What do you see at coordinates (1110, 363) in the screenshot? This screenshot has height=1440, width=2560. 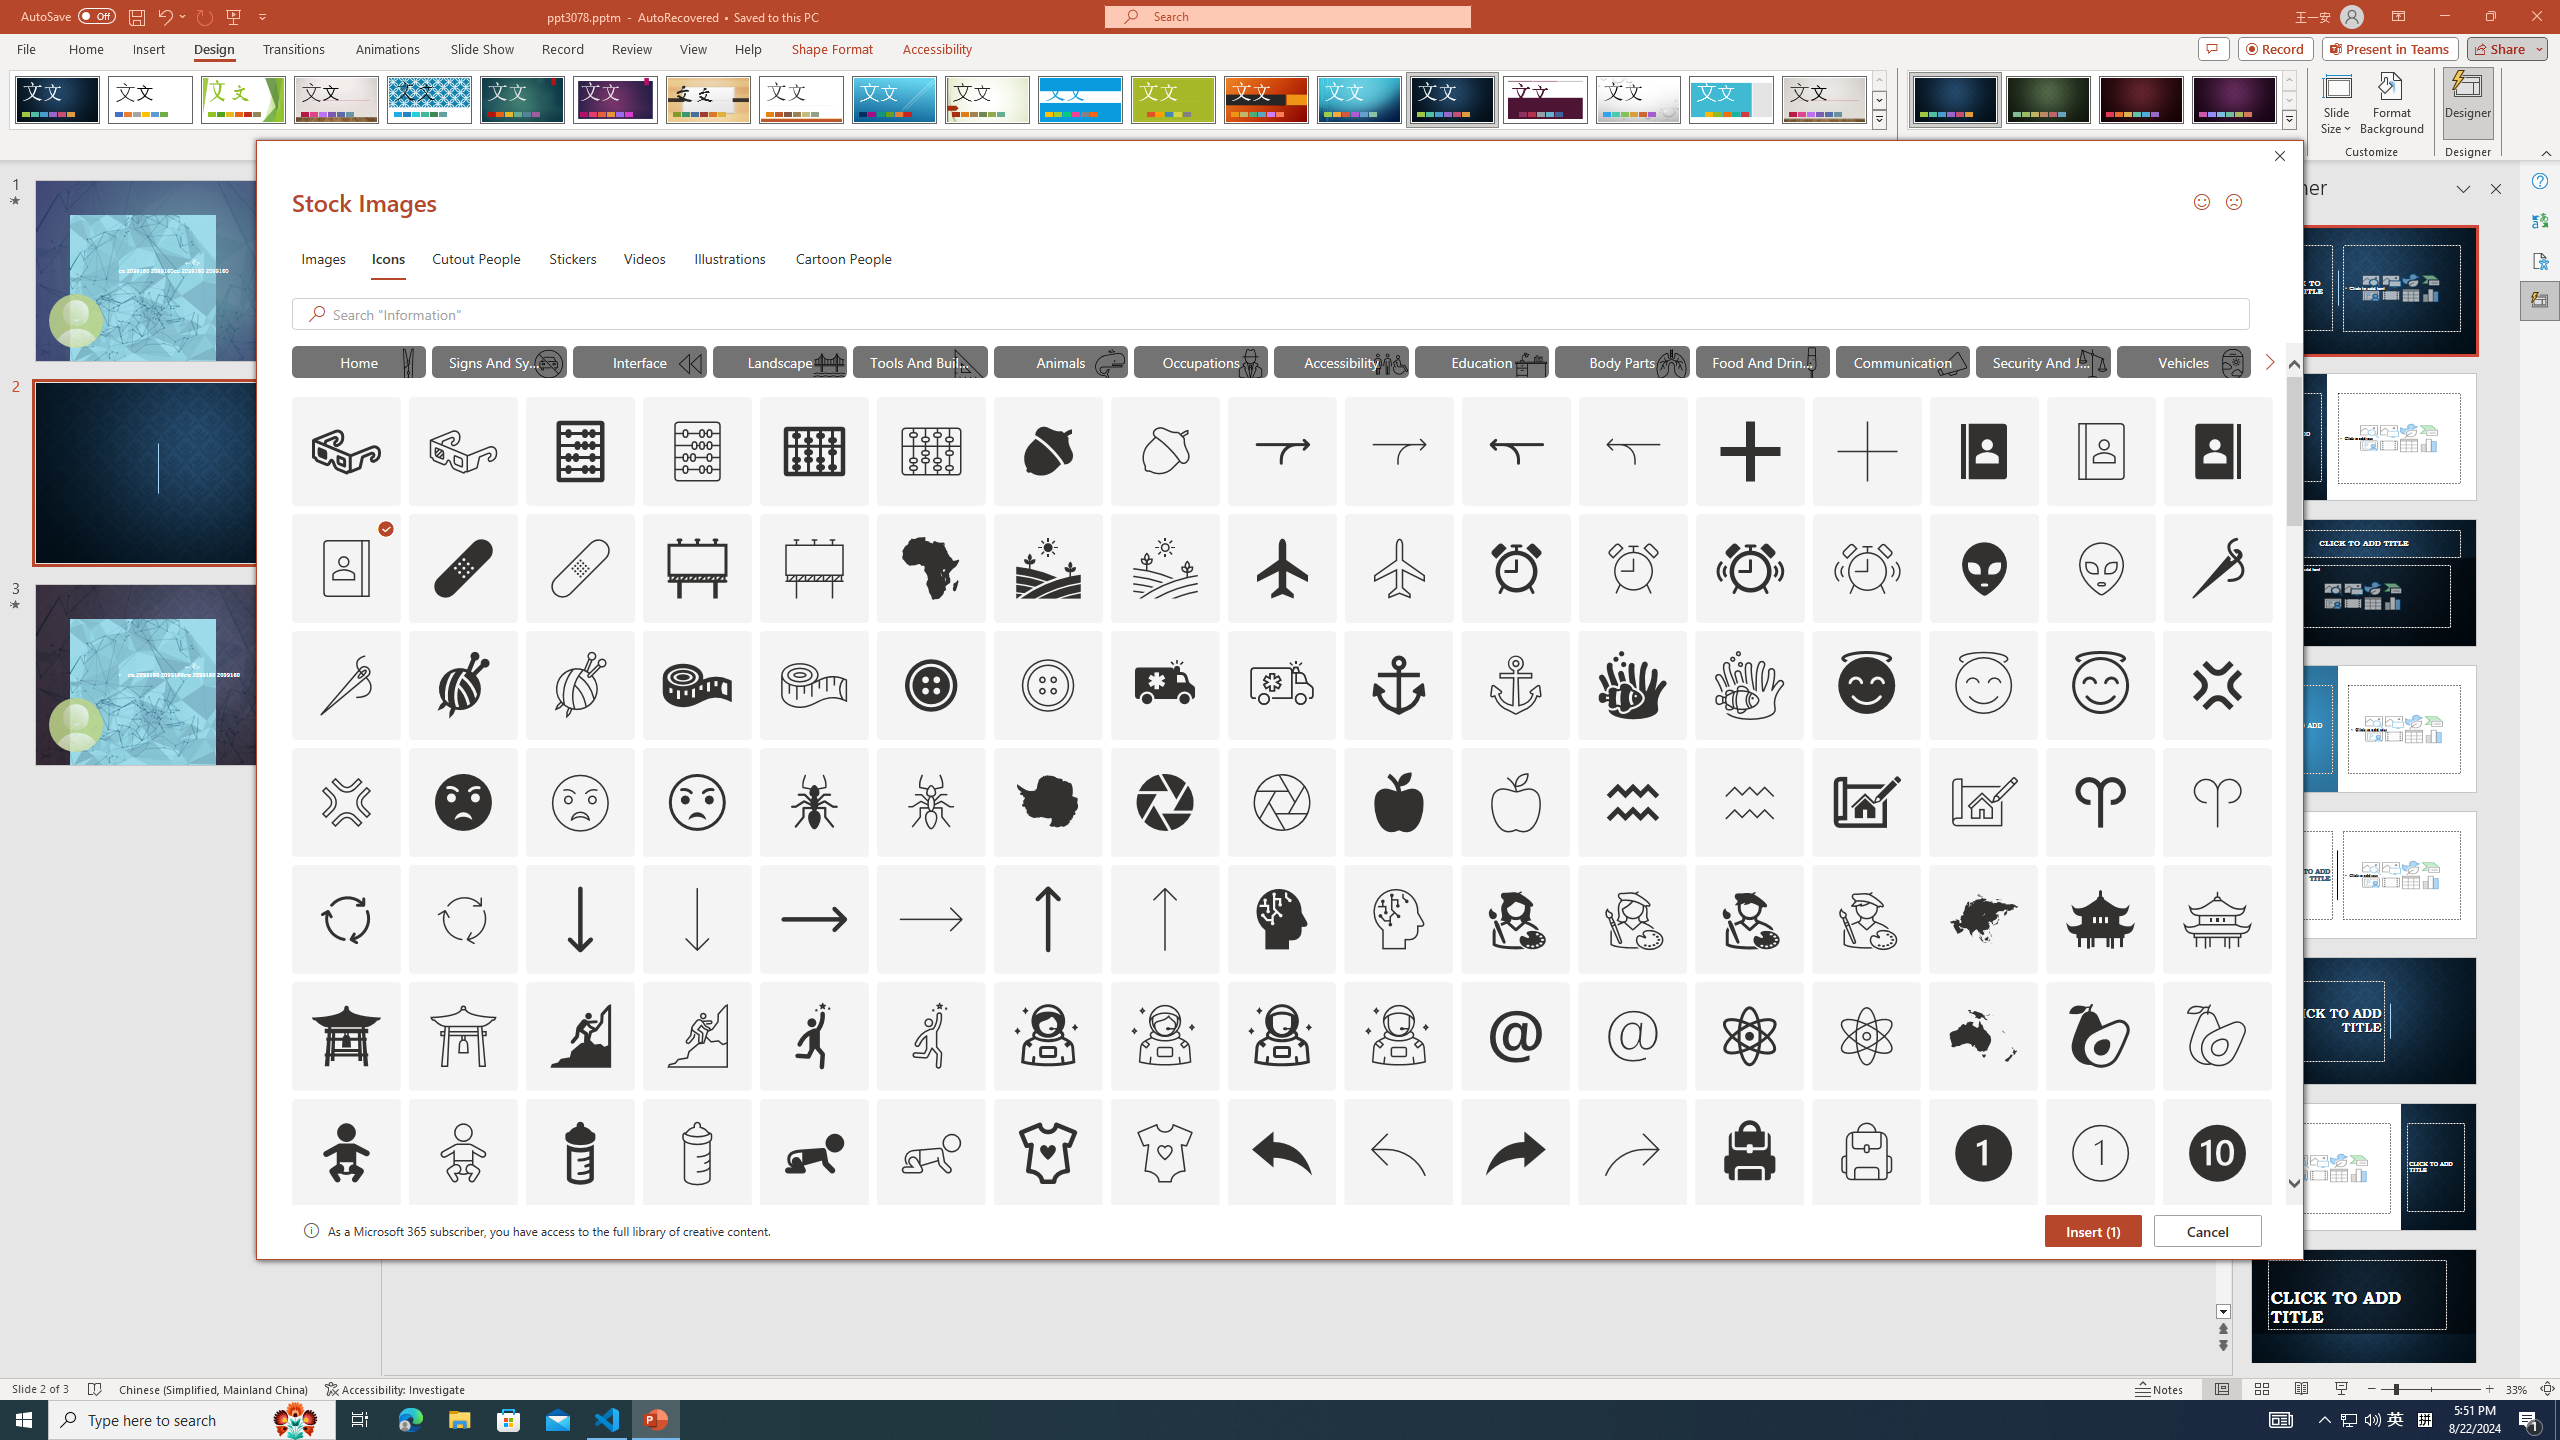 I see `'AutomationID: Icons_Whale_M'` at bounding box center [1110, 363].